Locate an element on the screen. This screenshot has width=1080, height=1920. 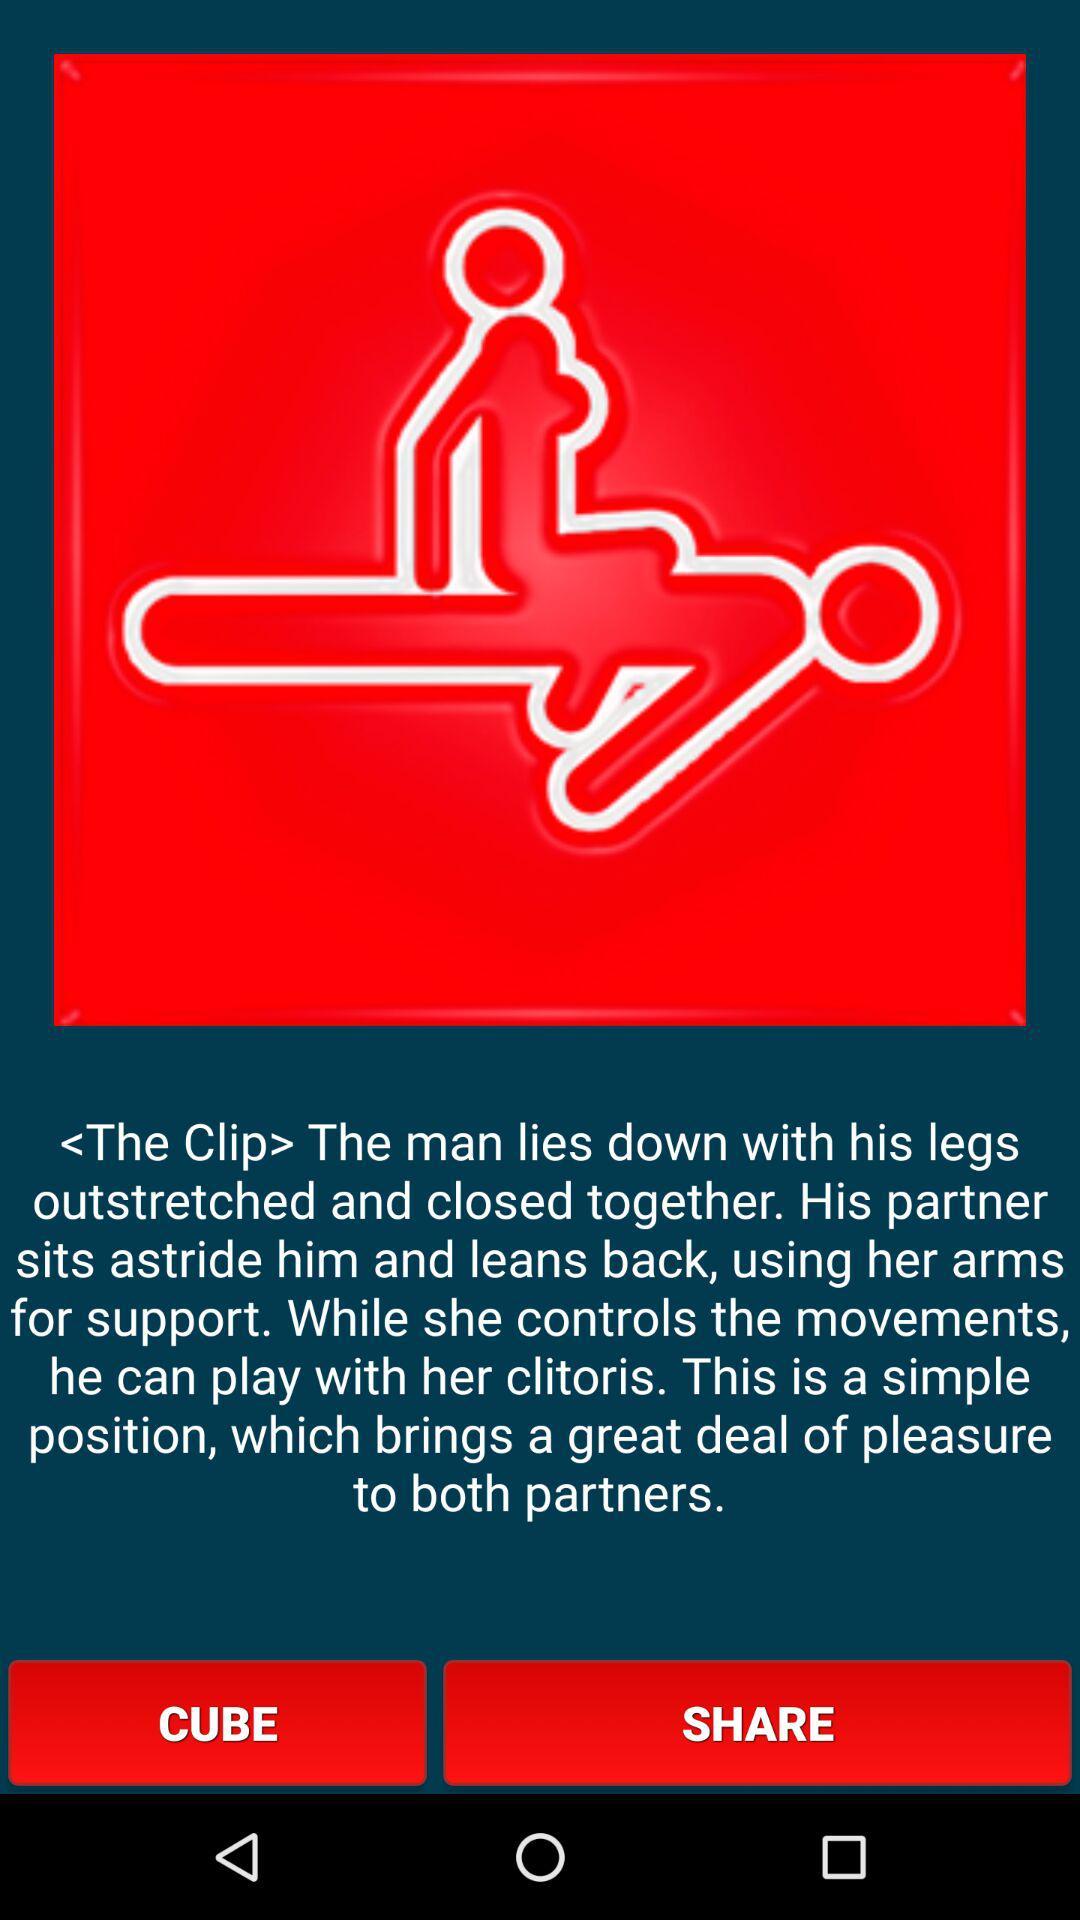
icon below the the clip the app is located at coordinates (217, 1721).